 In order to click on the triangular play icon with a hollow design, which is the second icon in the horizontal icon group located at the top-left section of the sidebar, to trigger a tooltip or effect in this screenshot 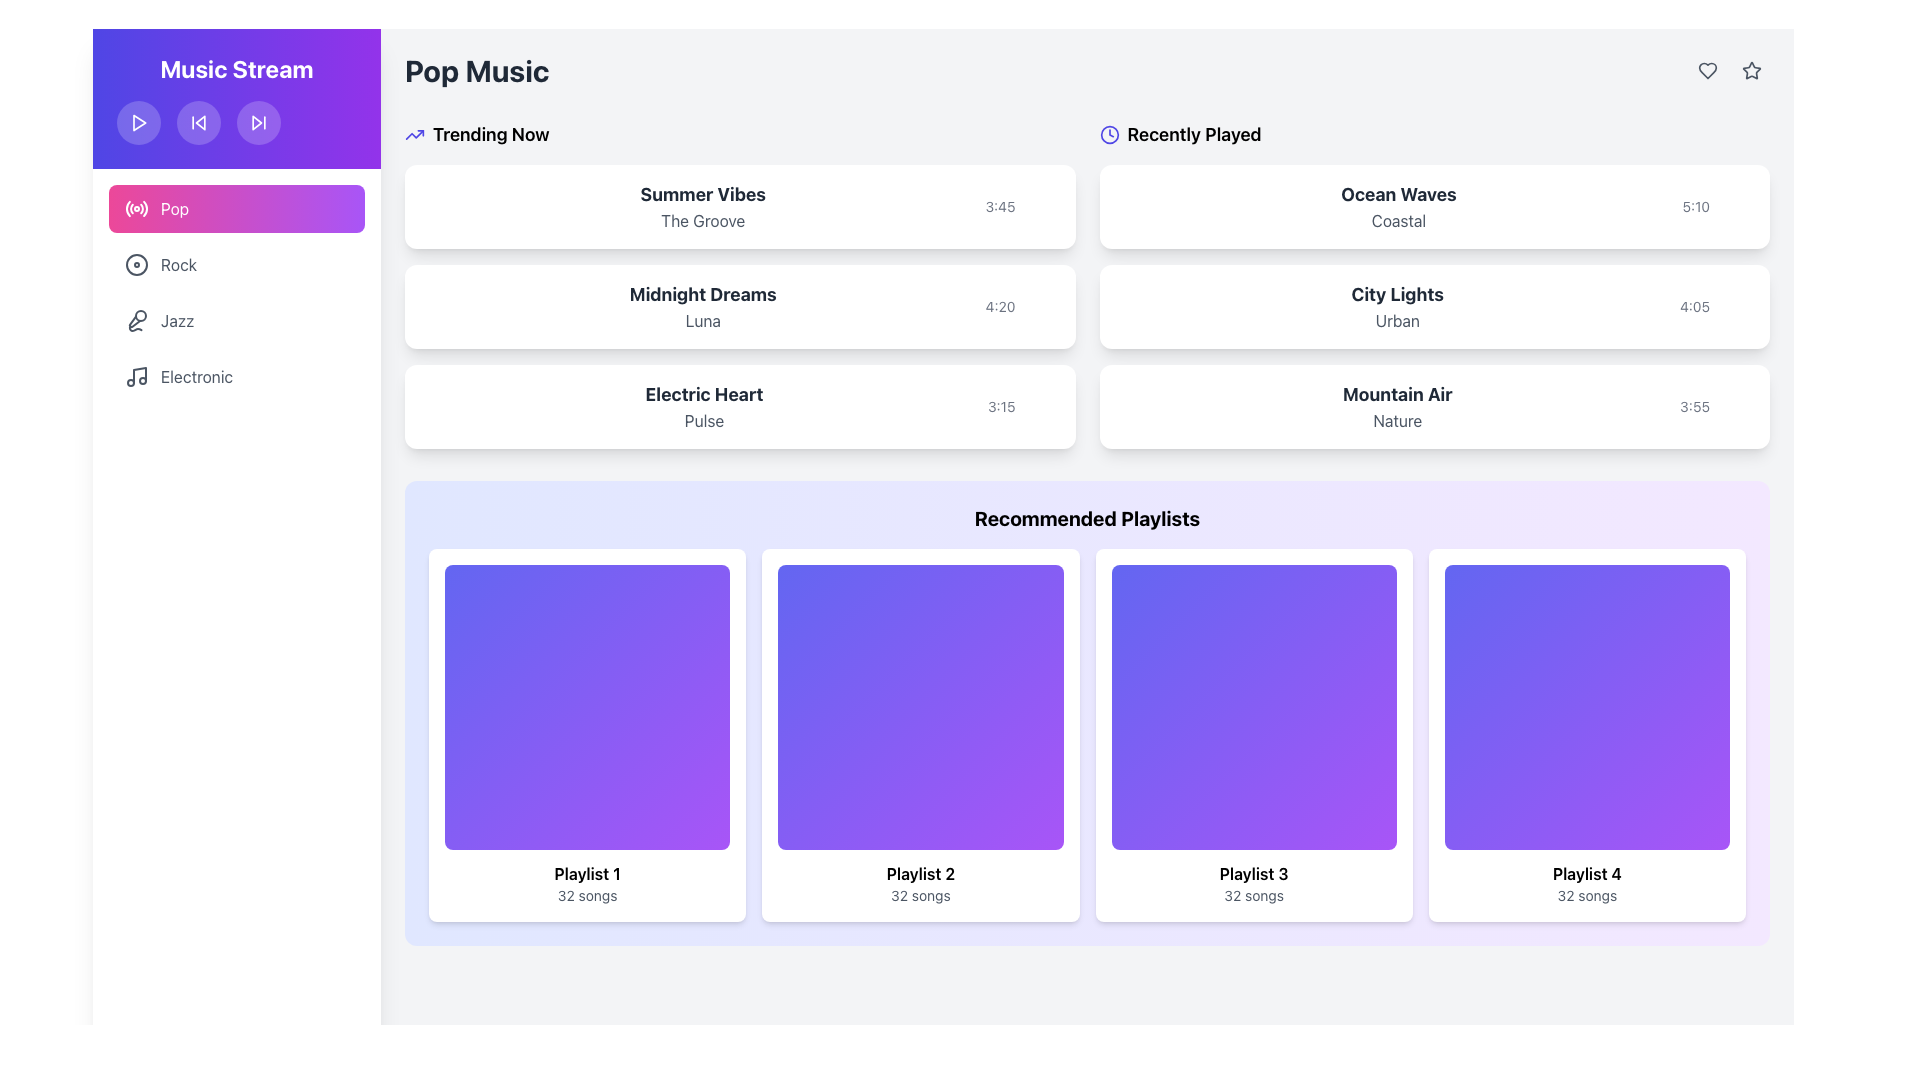, I will do `click(256, 123)`.